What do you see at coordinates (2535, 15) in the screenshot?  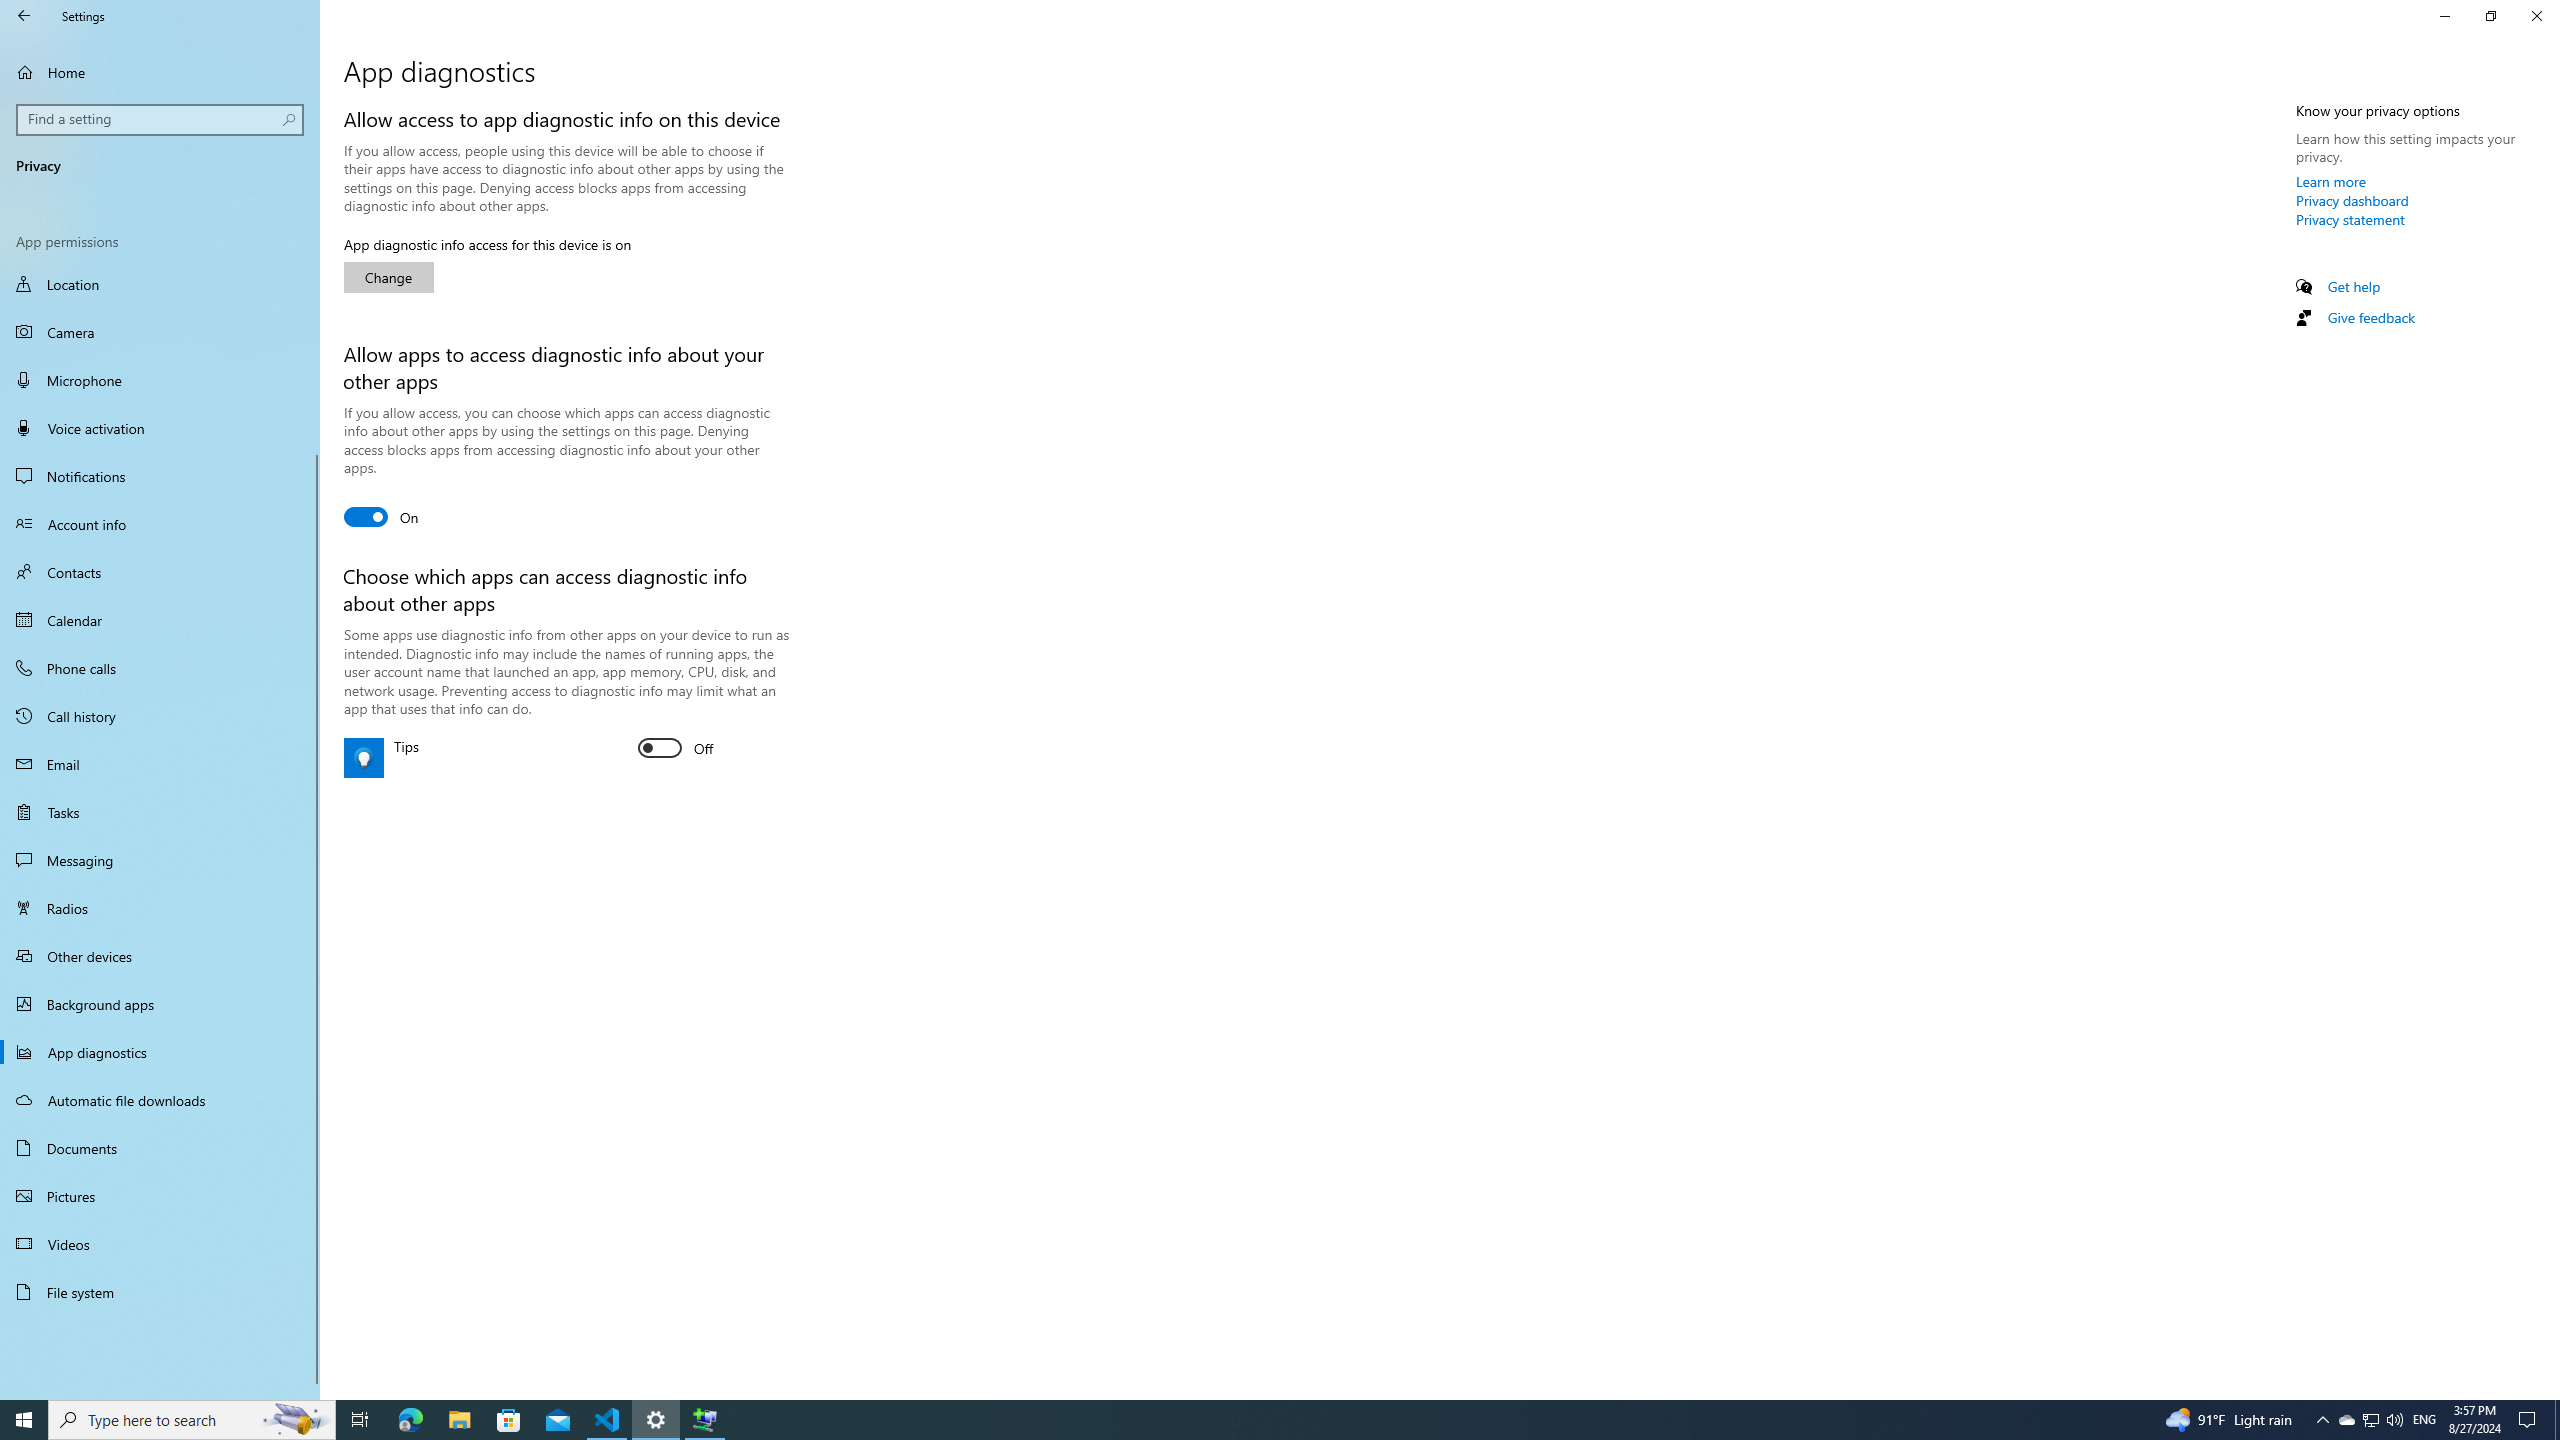 I see `'Close Settings'` at bounding box center [2535, 15].